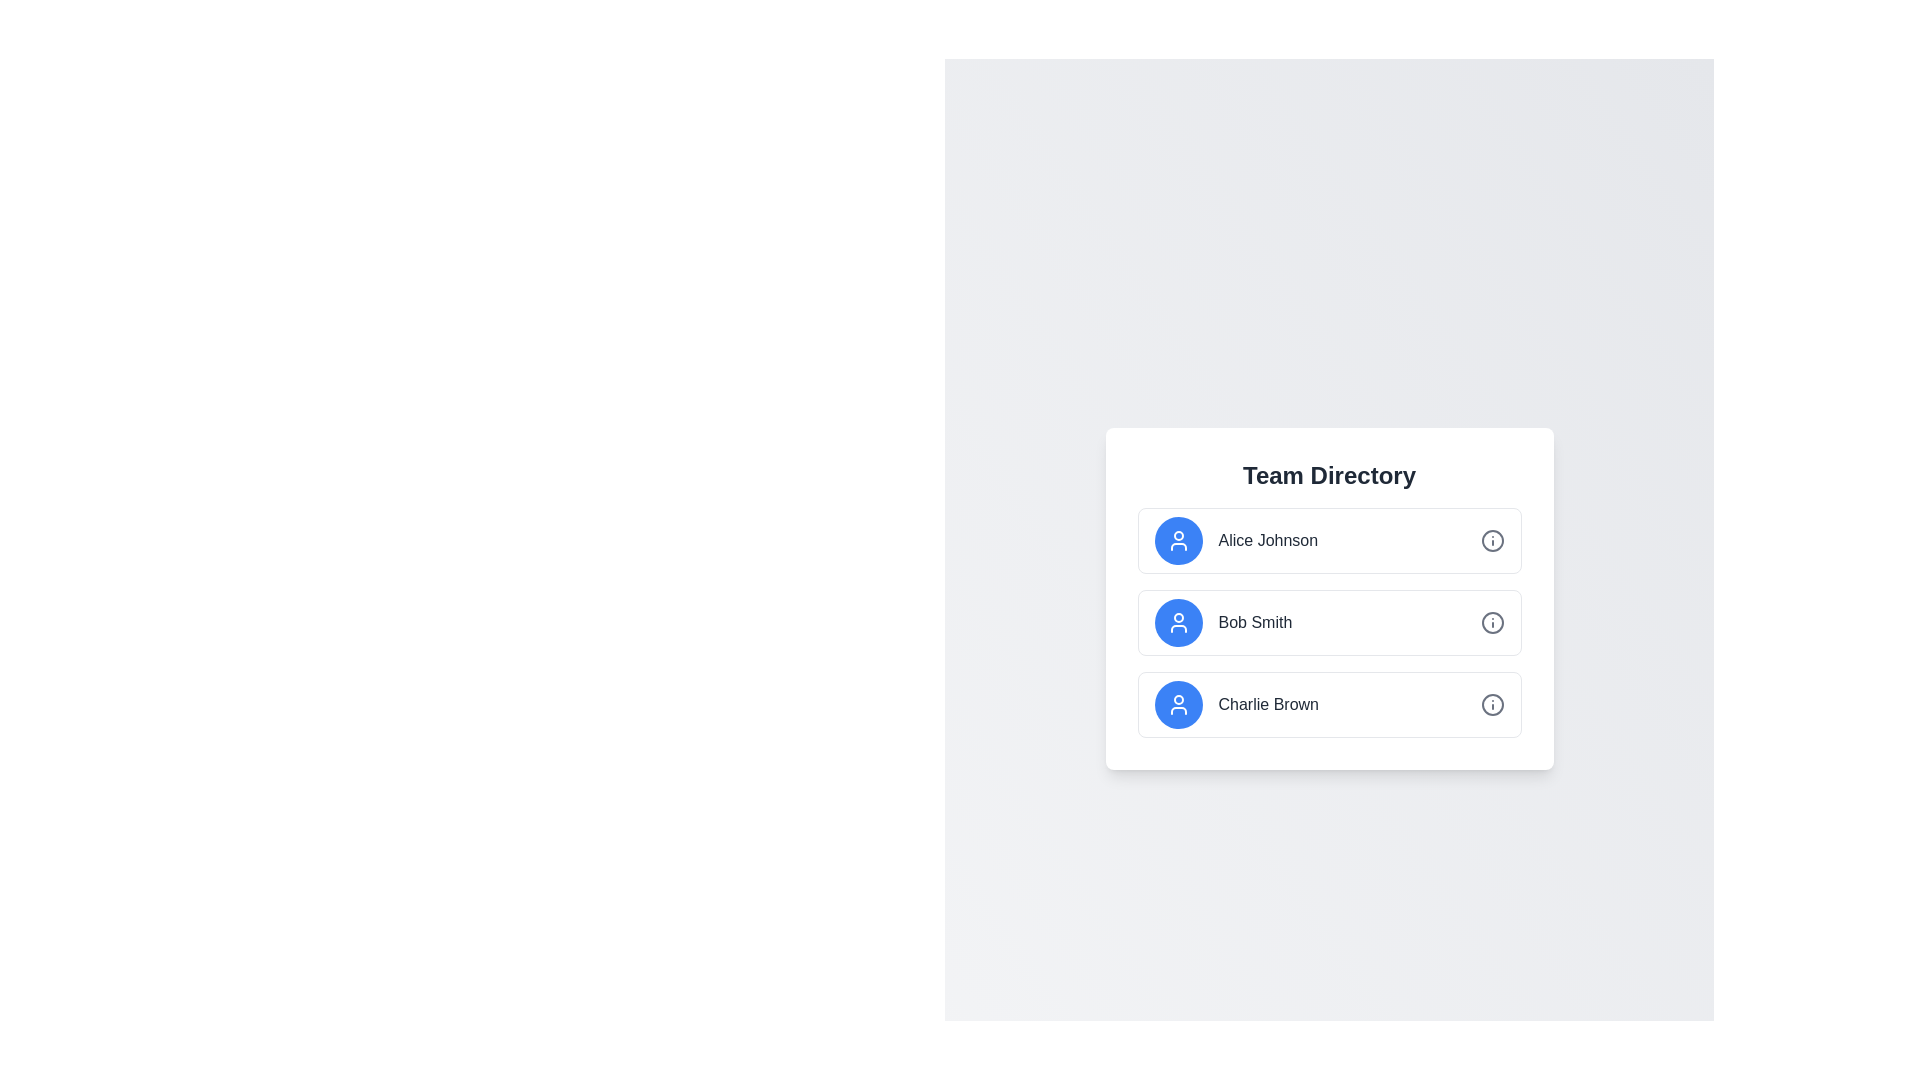 The image size is (1920, 1080). I want to click on the icon located to the right of the user 'Bob Smith' in the list, so click(1492, 622).